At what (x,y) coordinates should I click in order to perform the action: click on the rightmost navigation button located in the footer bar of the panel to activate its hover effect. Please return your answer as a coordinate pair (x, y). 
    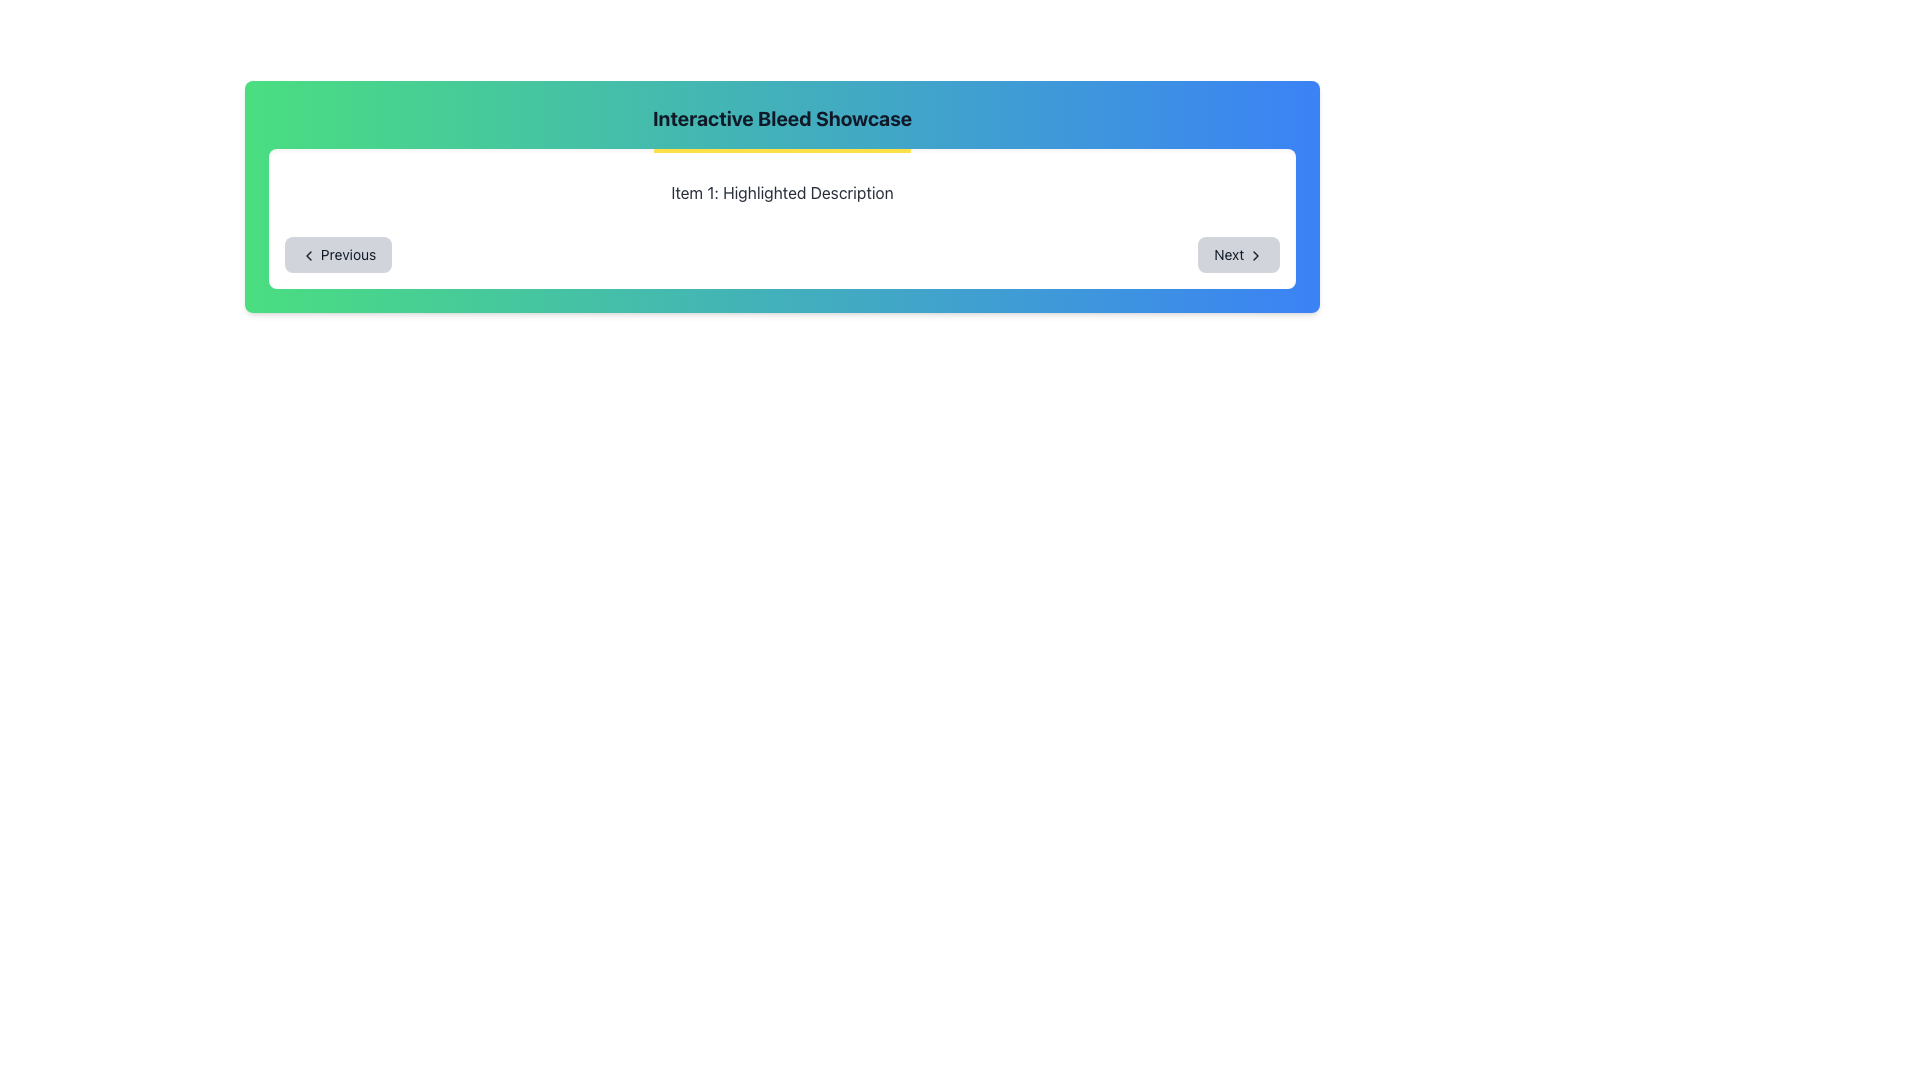
    Looking at the image, I should click on (1238, 253).